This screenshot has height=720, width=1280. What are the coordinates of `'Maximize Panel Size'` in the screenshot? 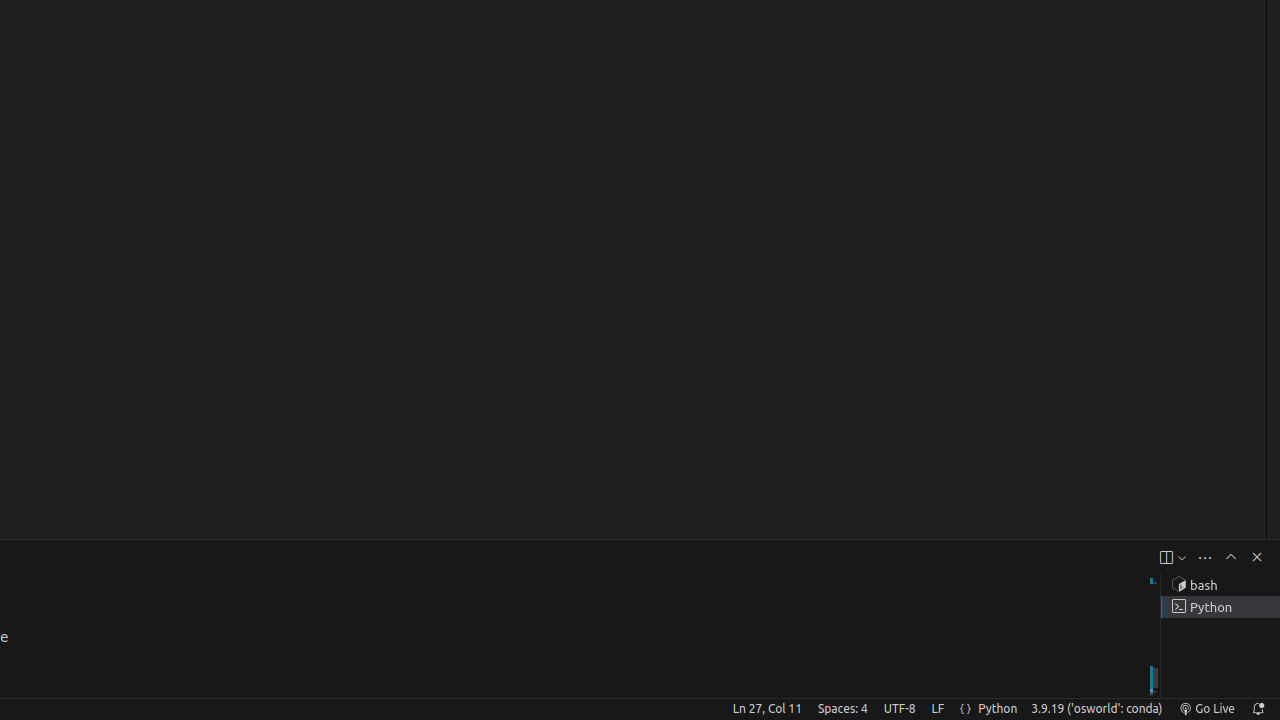 It's located at (1229, 556).